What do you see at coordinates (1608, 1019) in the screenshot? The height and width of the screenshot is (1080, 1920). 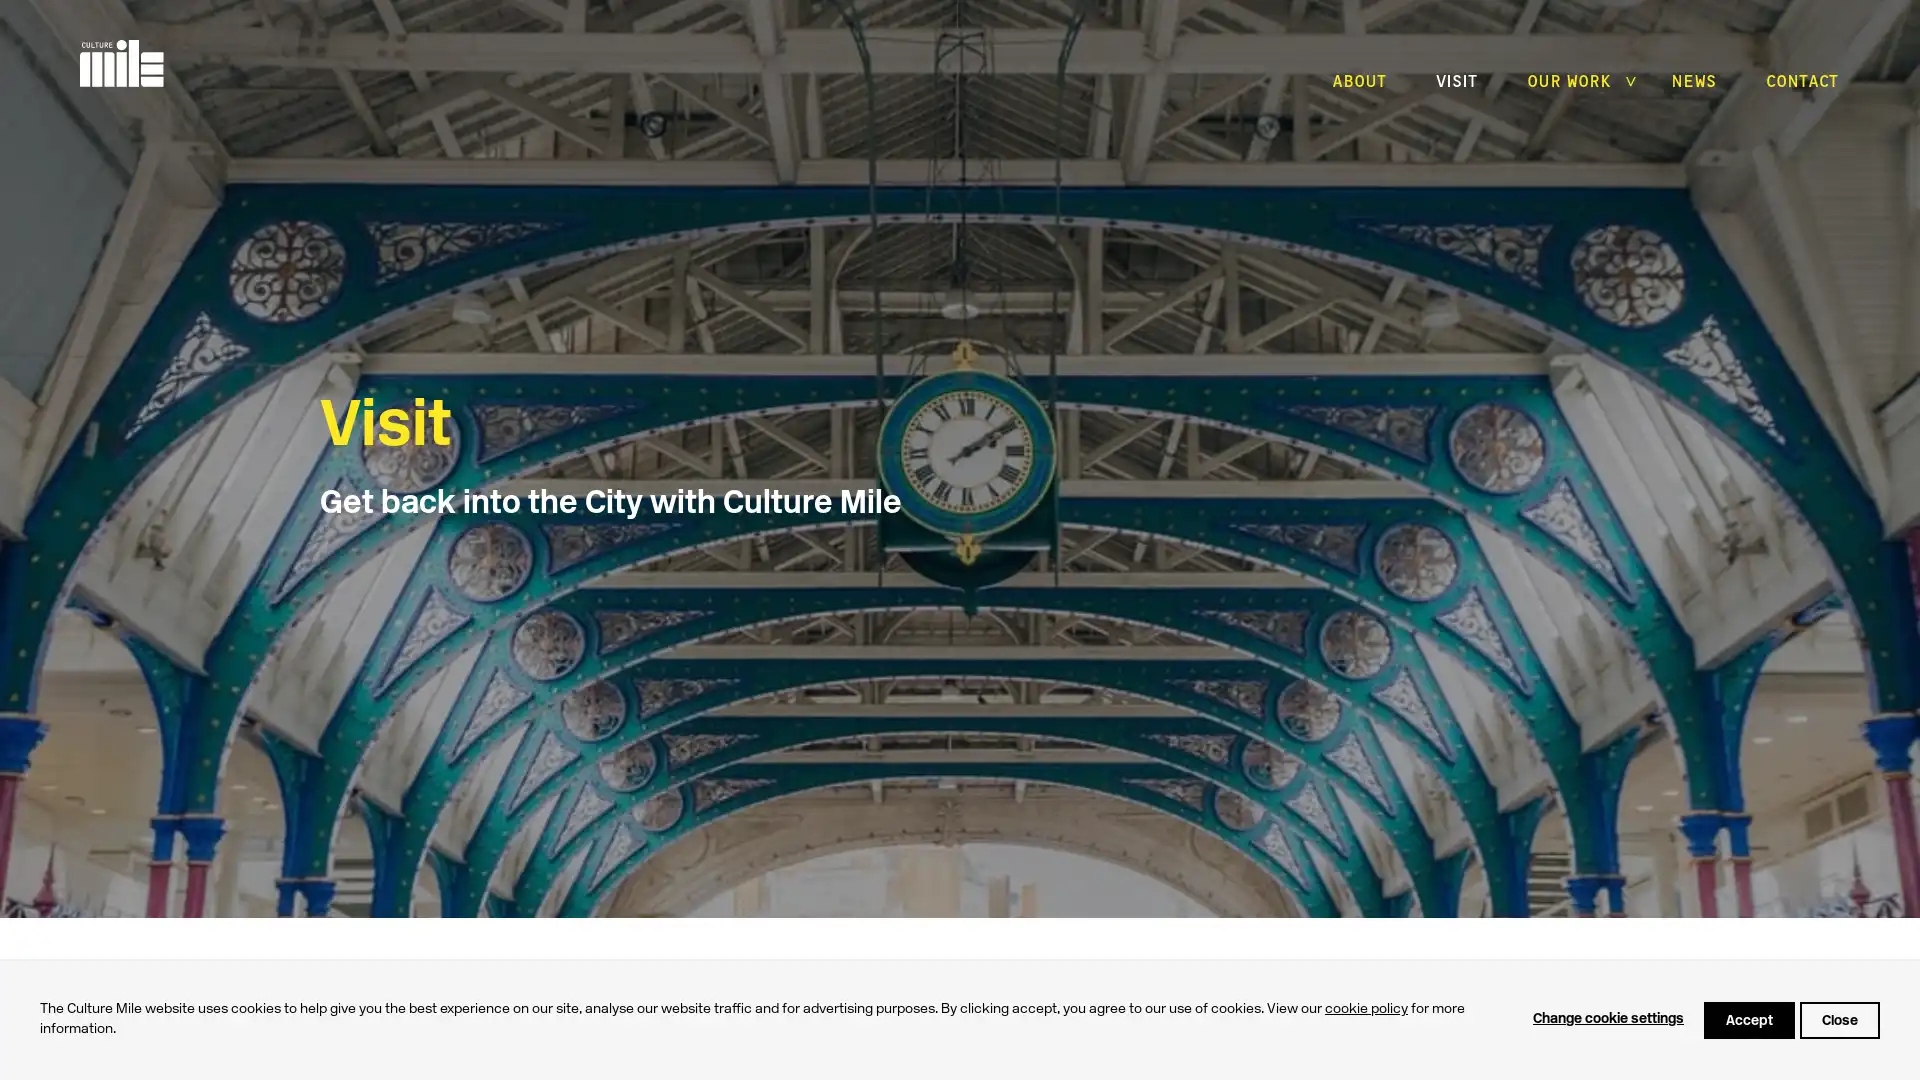 I see `Change cookie settings` at bounding box center [1608, 1019].